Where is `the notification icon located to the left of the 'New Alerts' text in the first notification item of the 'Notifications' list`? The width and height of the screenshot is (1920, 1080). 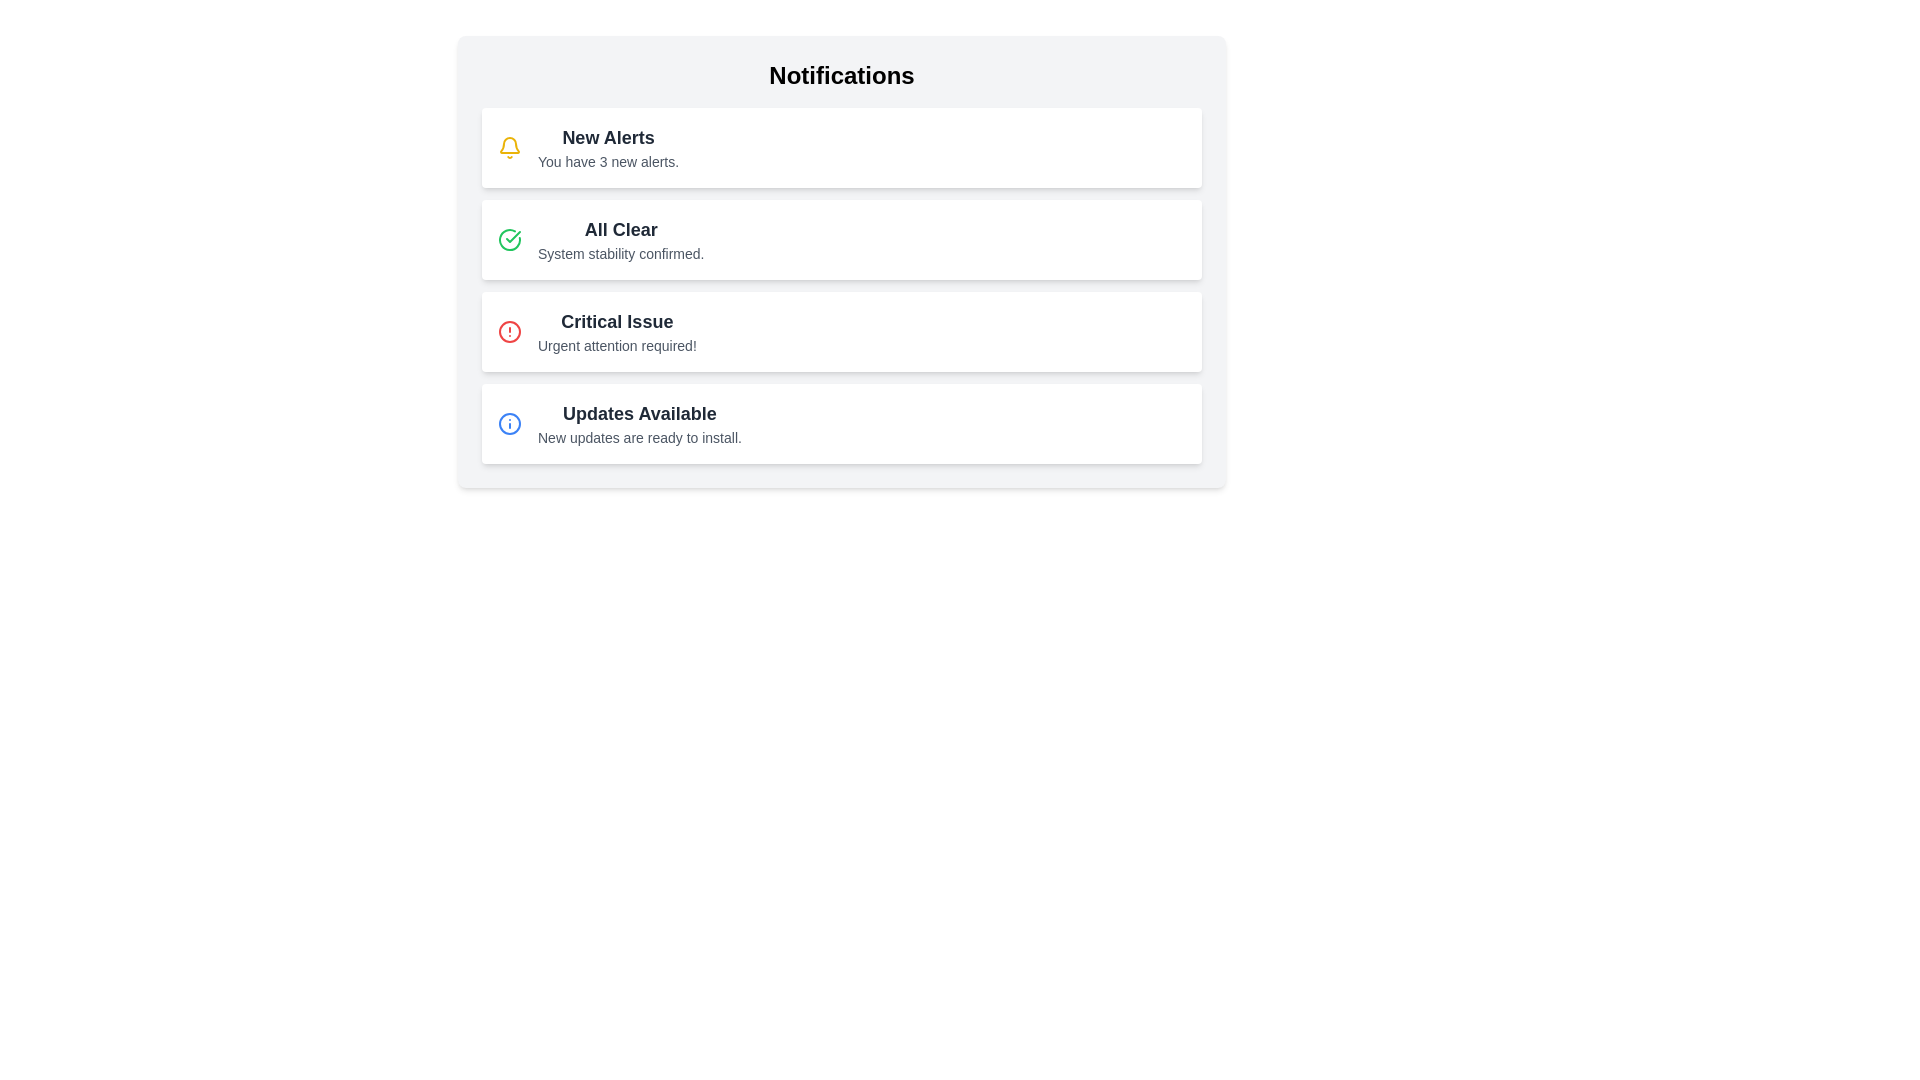 the notification icon located to the left of the 'New Alerts' text in the first notification item of the 'Notifications' list is located at coordinates (509, 146).